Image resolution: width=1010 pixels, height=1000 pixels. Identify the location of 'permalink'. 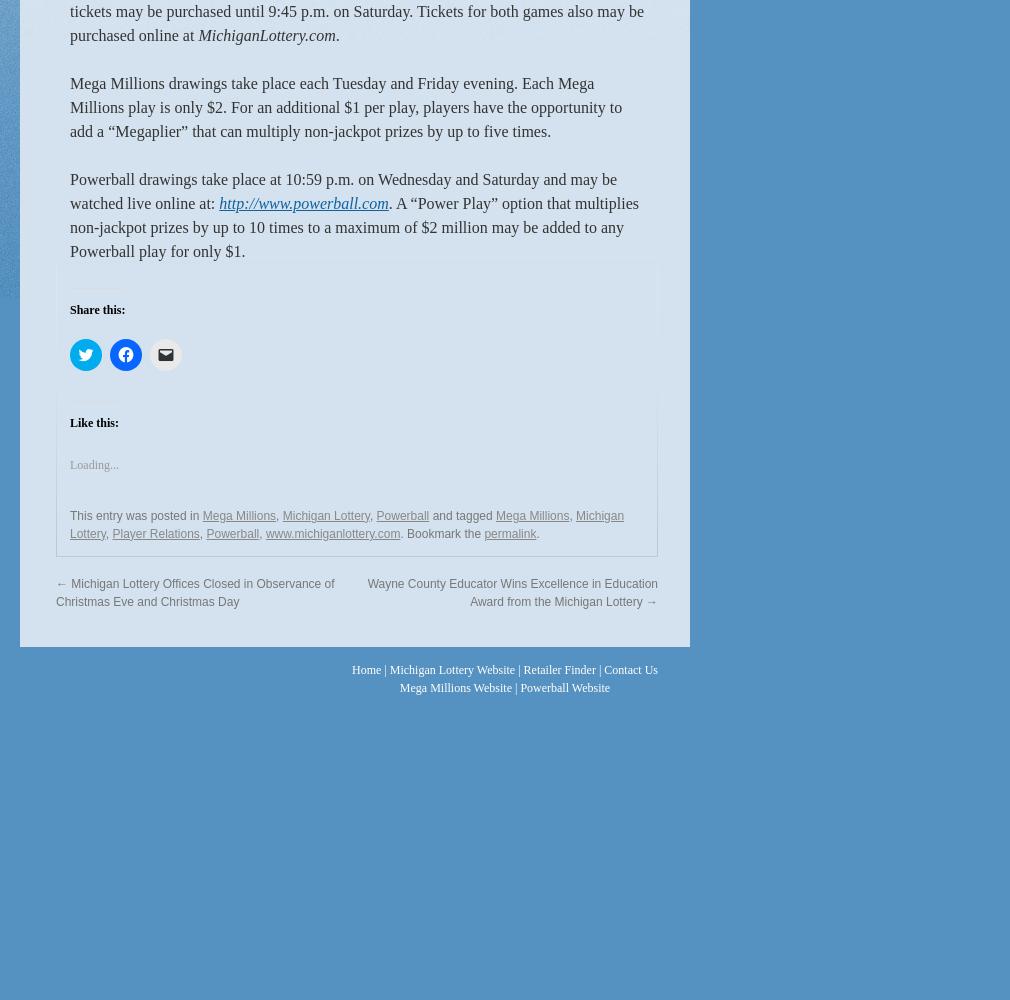
(509, 533).